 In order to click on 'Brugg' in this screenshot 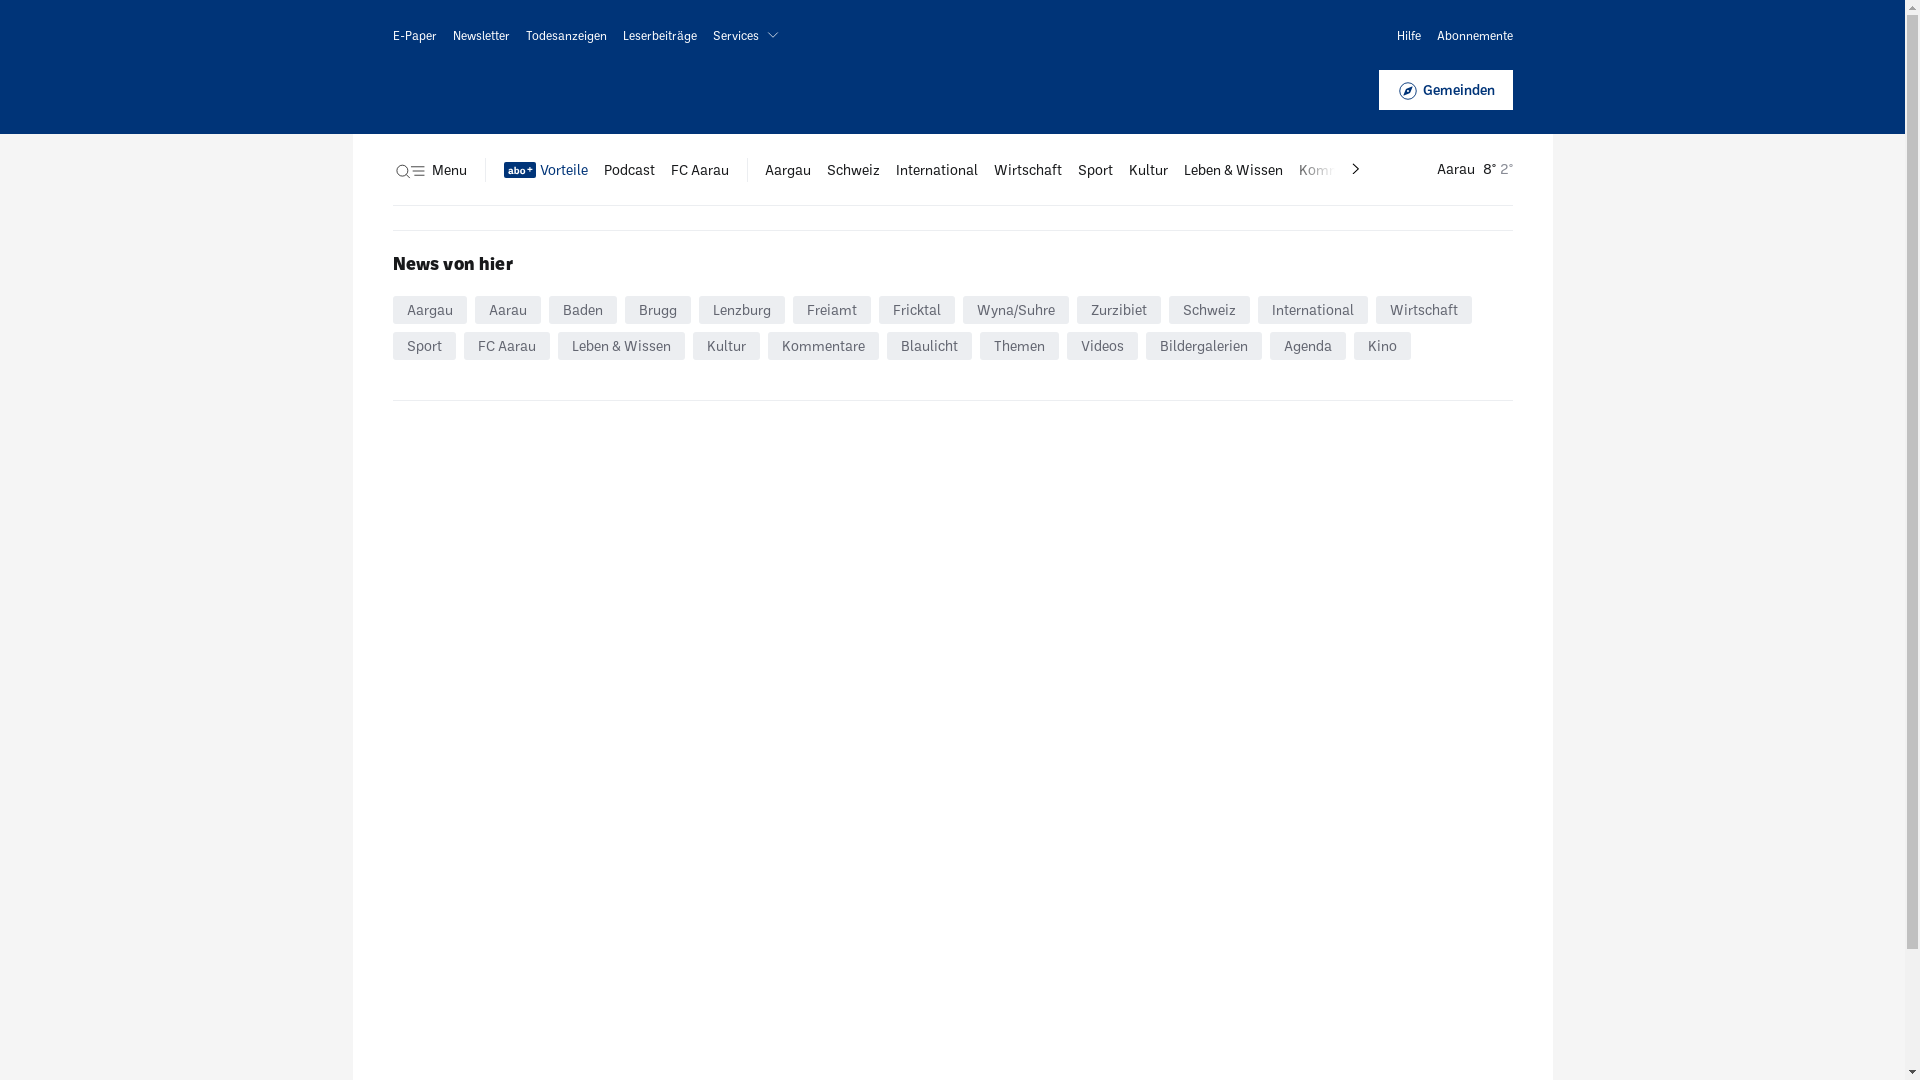, I will do `click(657, 309)`.